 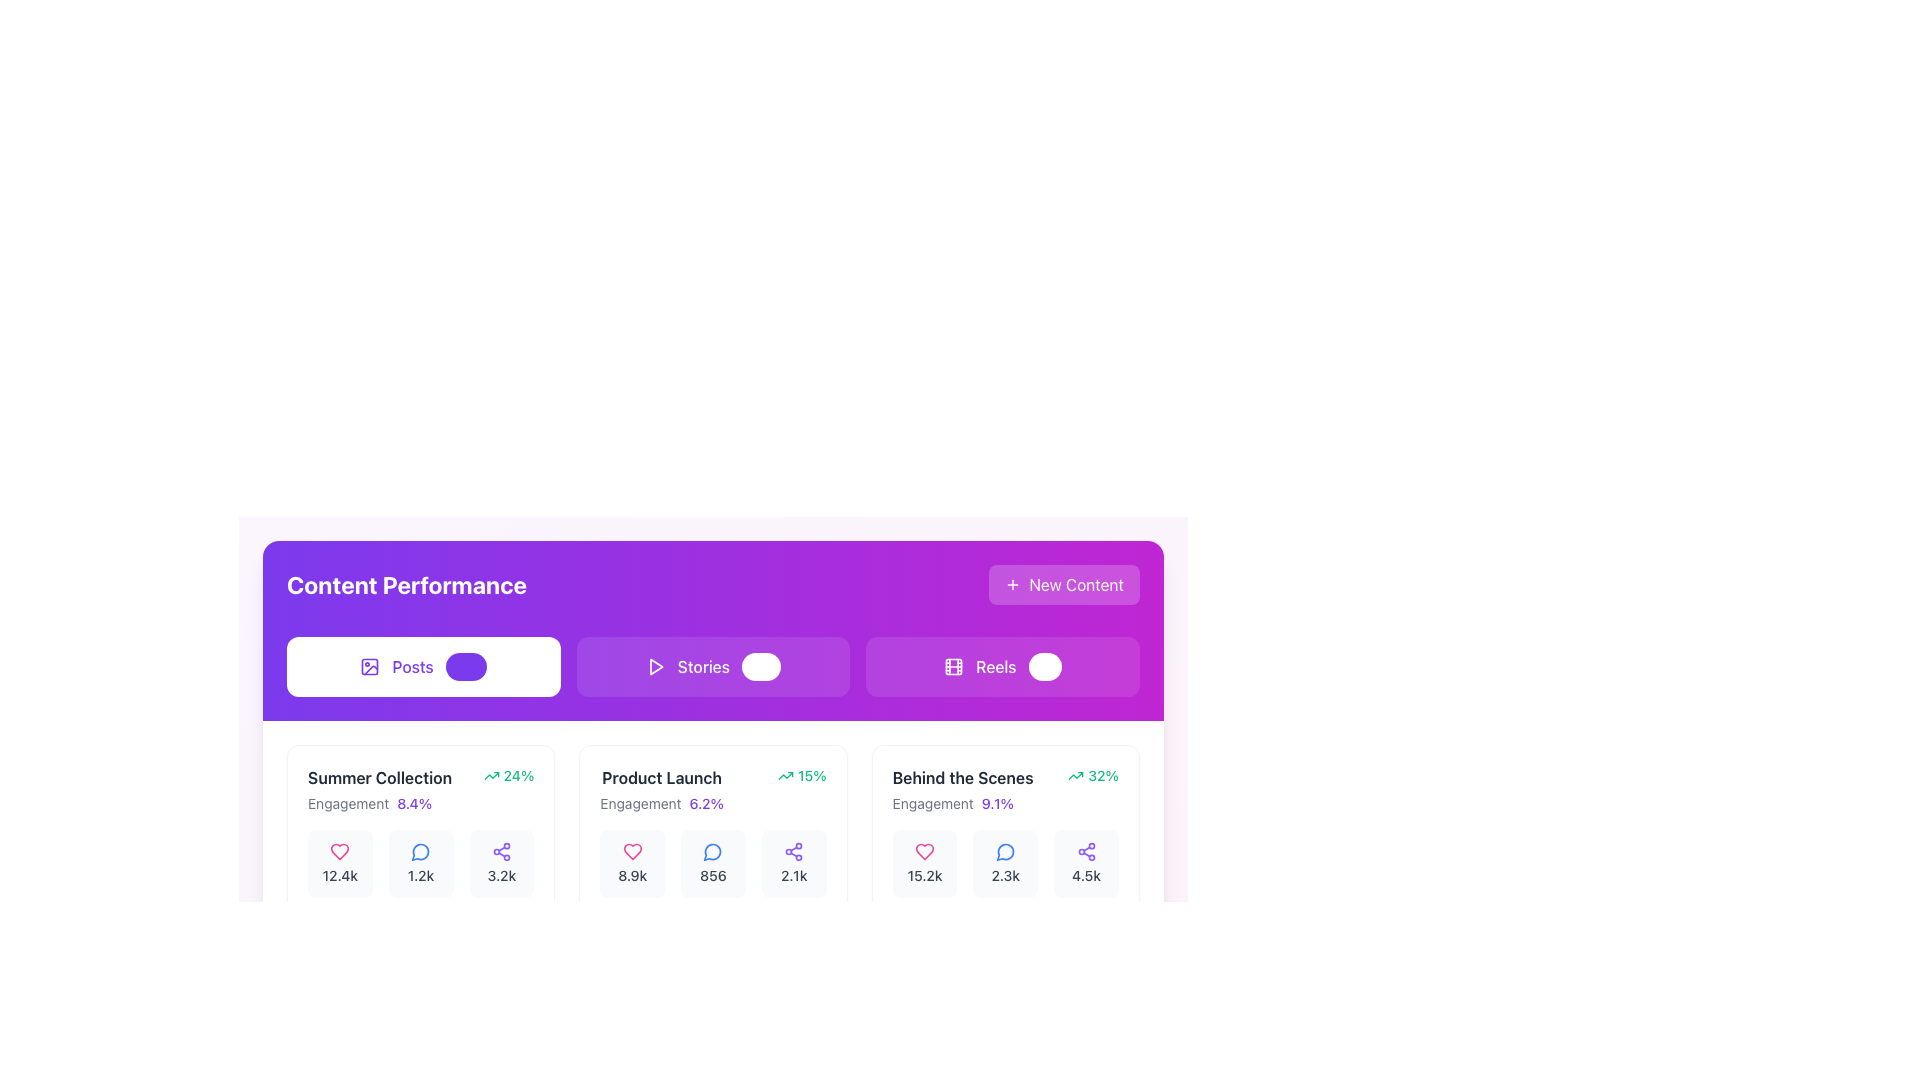 I want to click on the bold text block displaying the title 'Content Performance' in white color, which is positioned at the top-left corner of the purple section, so click(x=406, y=585).